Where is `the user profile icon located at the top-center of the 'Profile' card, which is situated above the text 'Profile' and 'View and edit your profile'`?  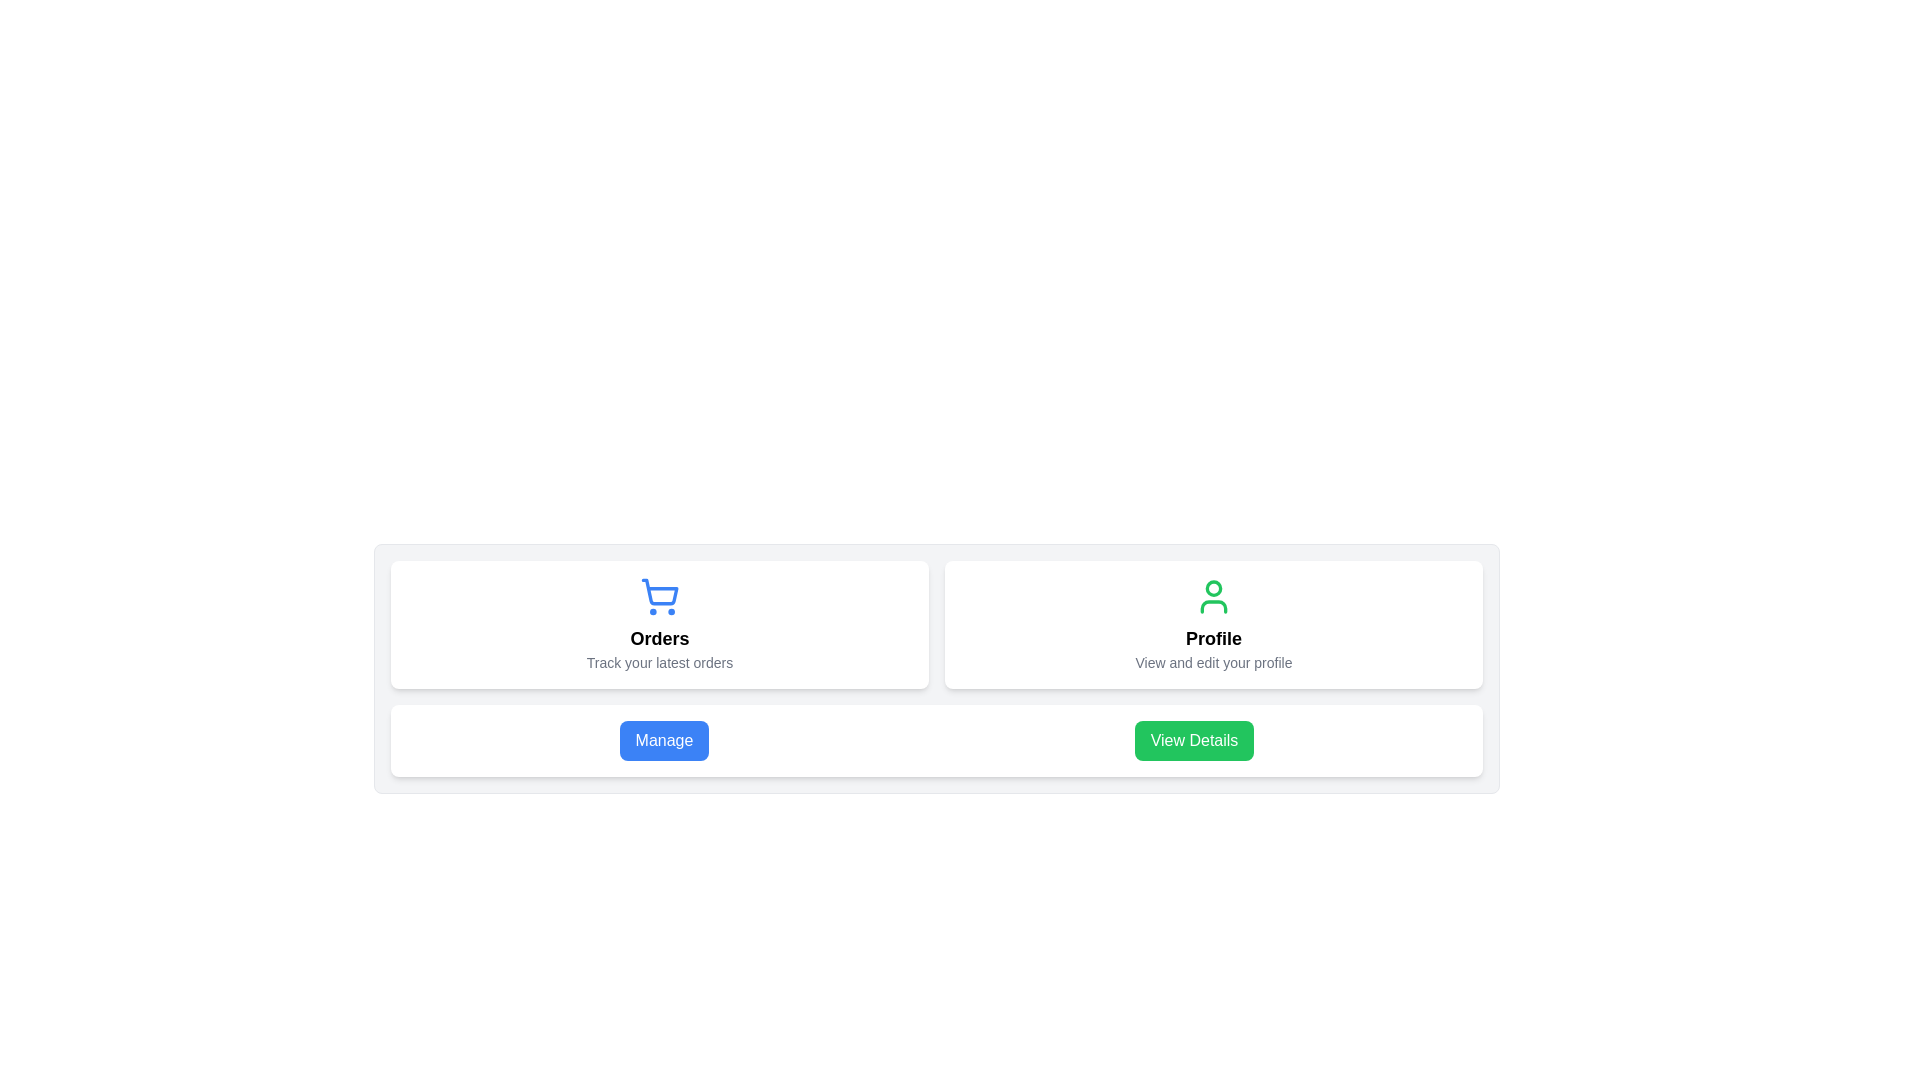
the user profile icon located at the top-center of the 'Profile' card, which is situated above the text 'Profile' and 'View and edit your profile' is located at coordinates (1213, 596).